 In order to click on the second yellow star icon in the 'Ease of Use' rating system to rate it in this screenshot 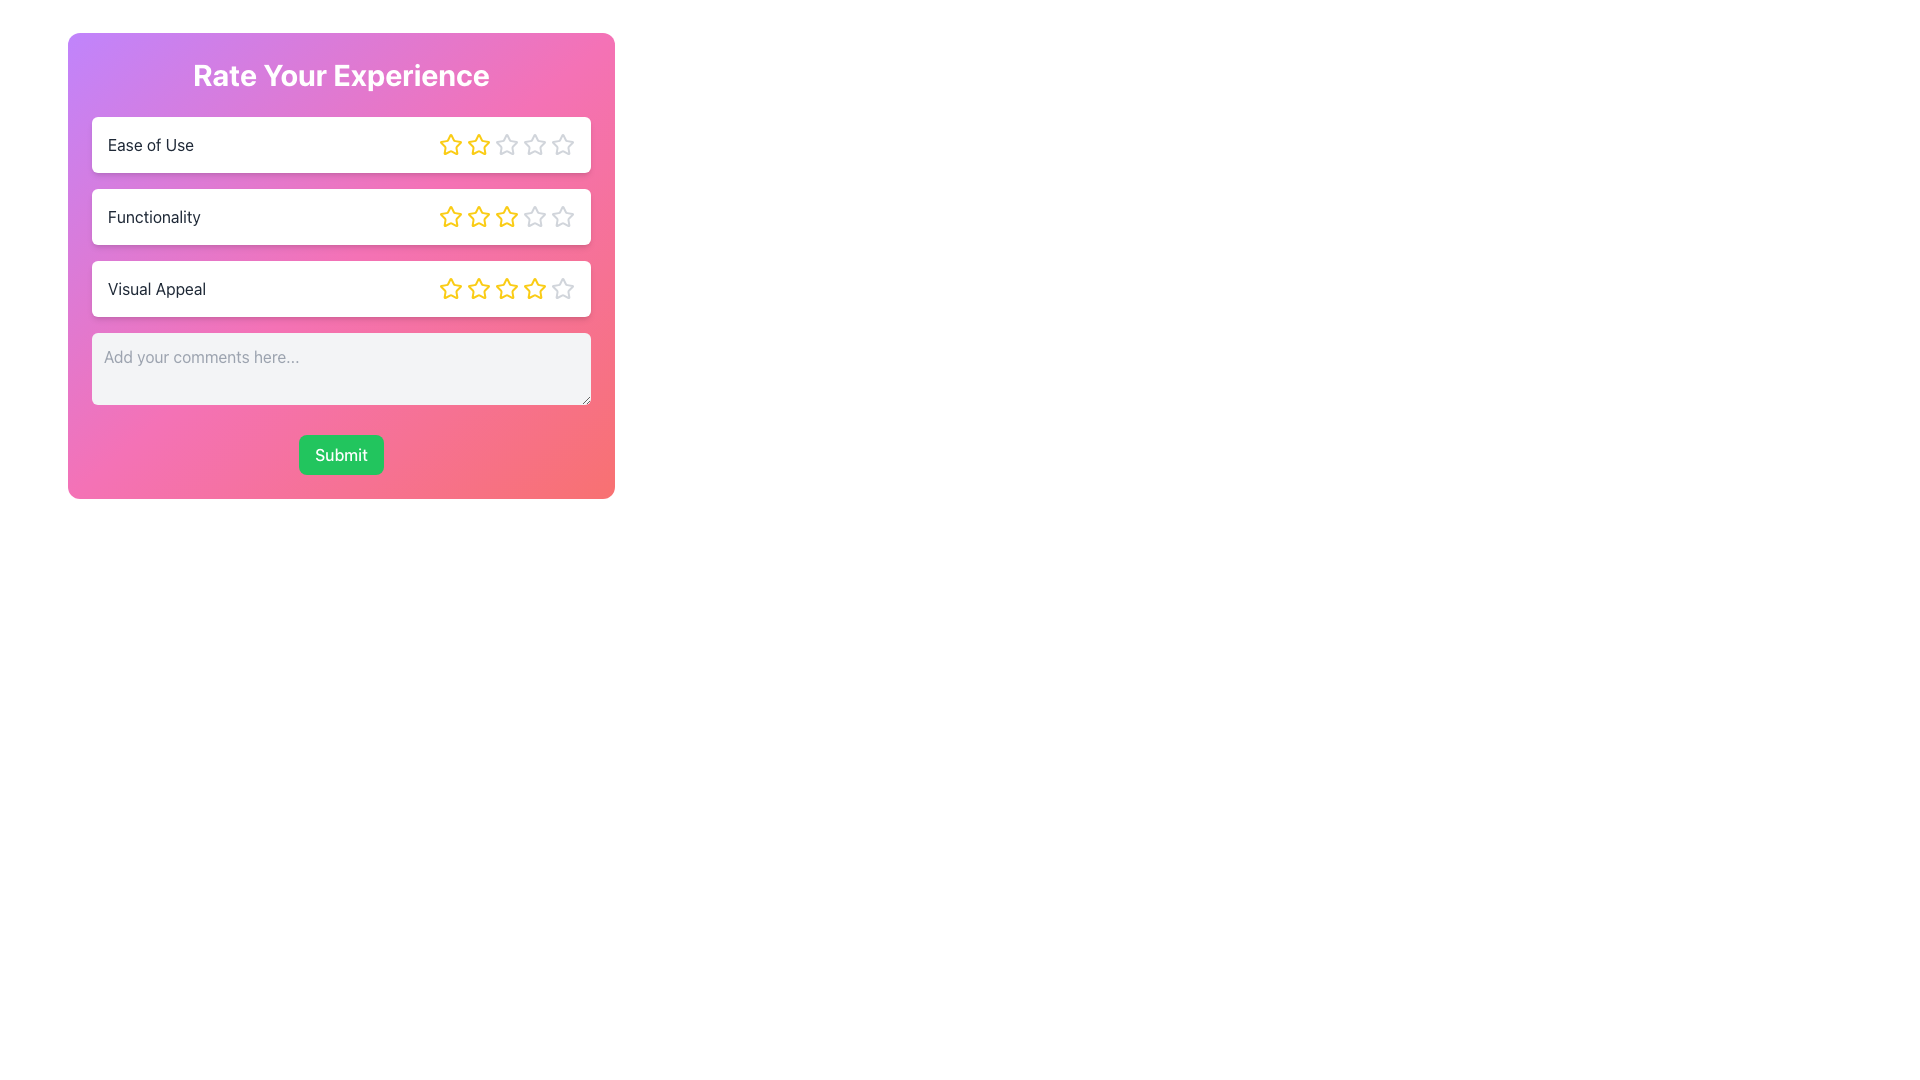, I will do `click(478, 143)`.